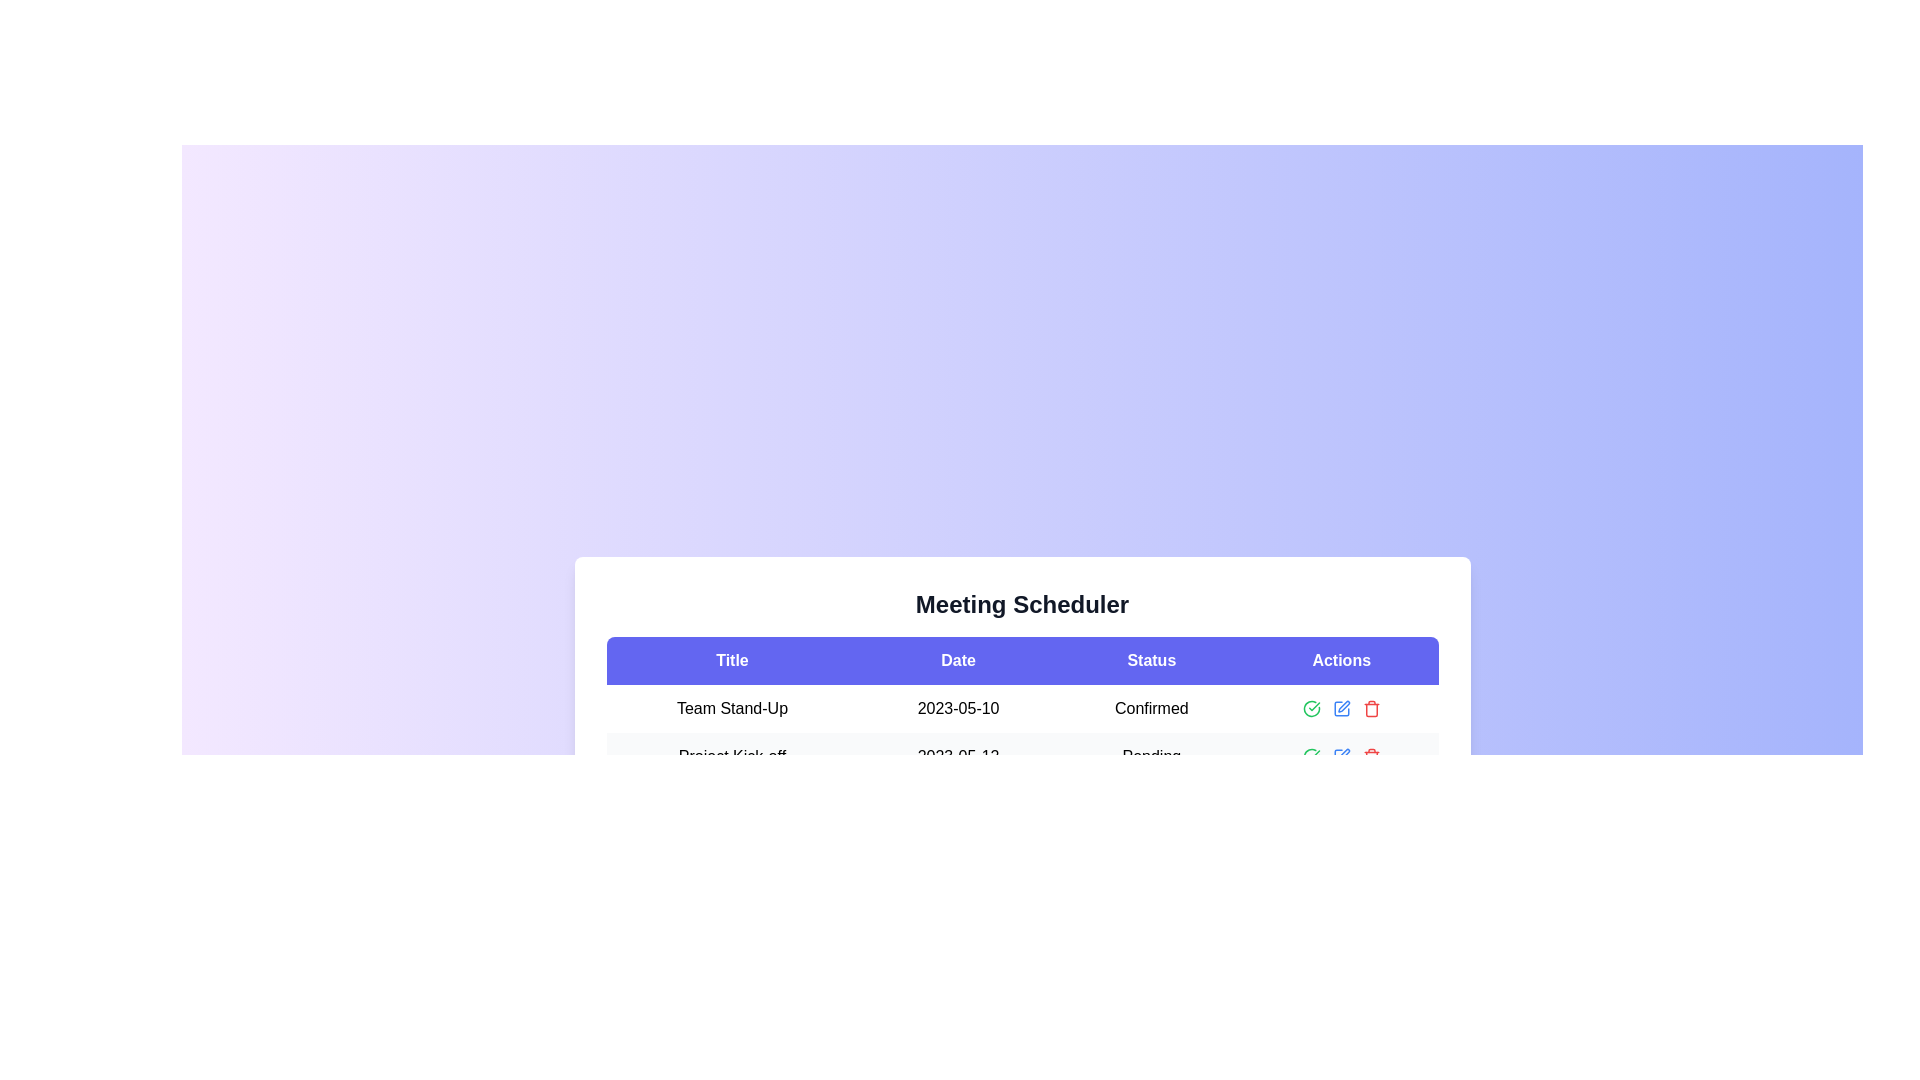 This screenshot has width=1920, height=1080. Describe the element at coordinates (1370, 708) in the screenshot. I see `the red trash icon` at that location.